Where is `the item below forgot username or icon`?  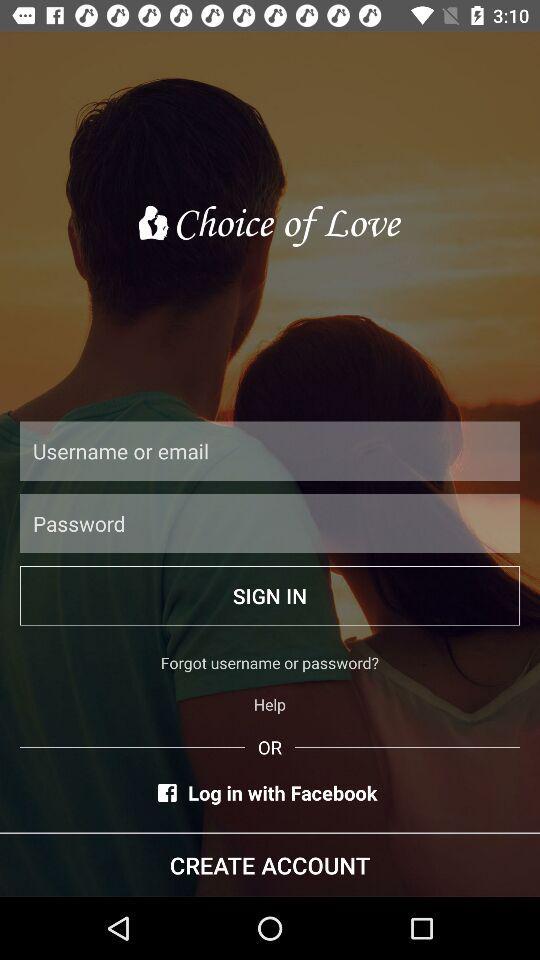
the item below forgot username or icon is located at coordinates (270, 704).